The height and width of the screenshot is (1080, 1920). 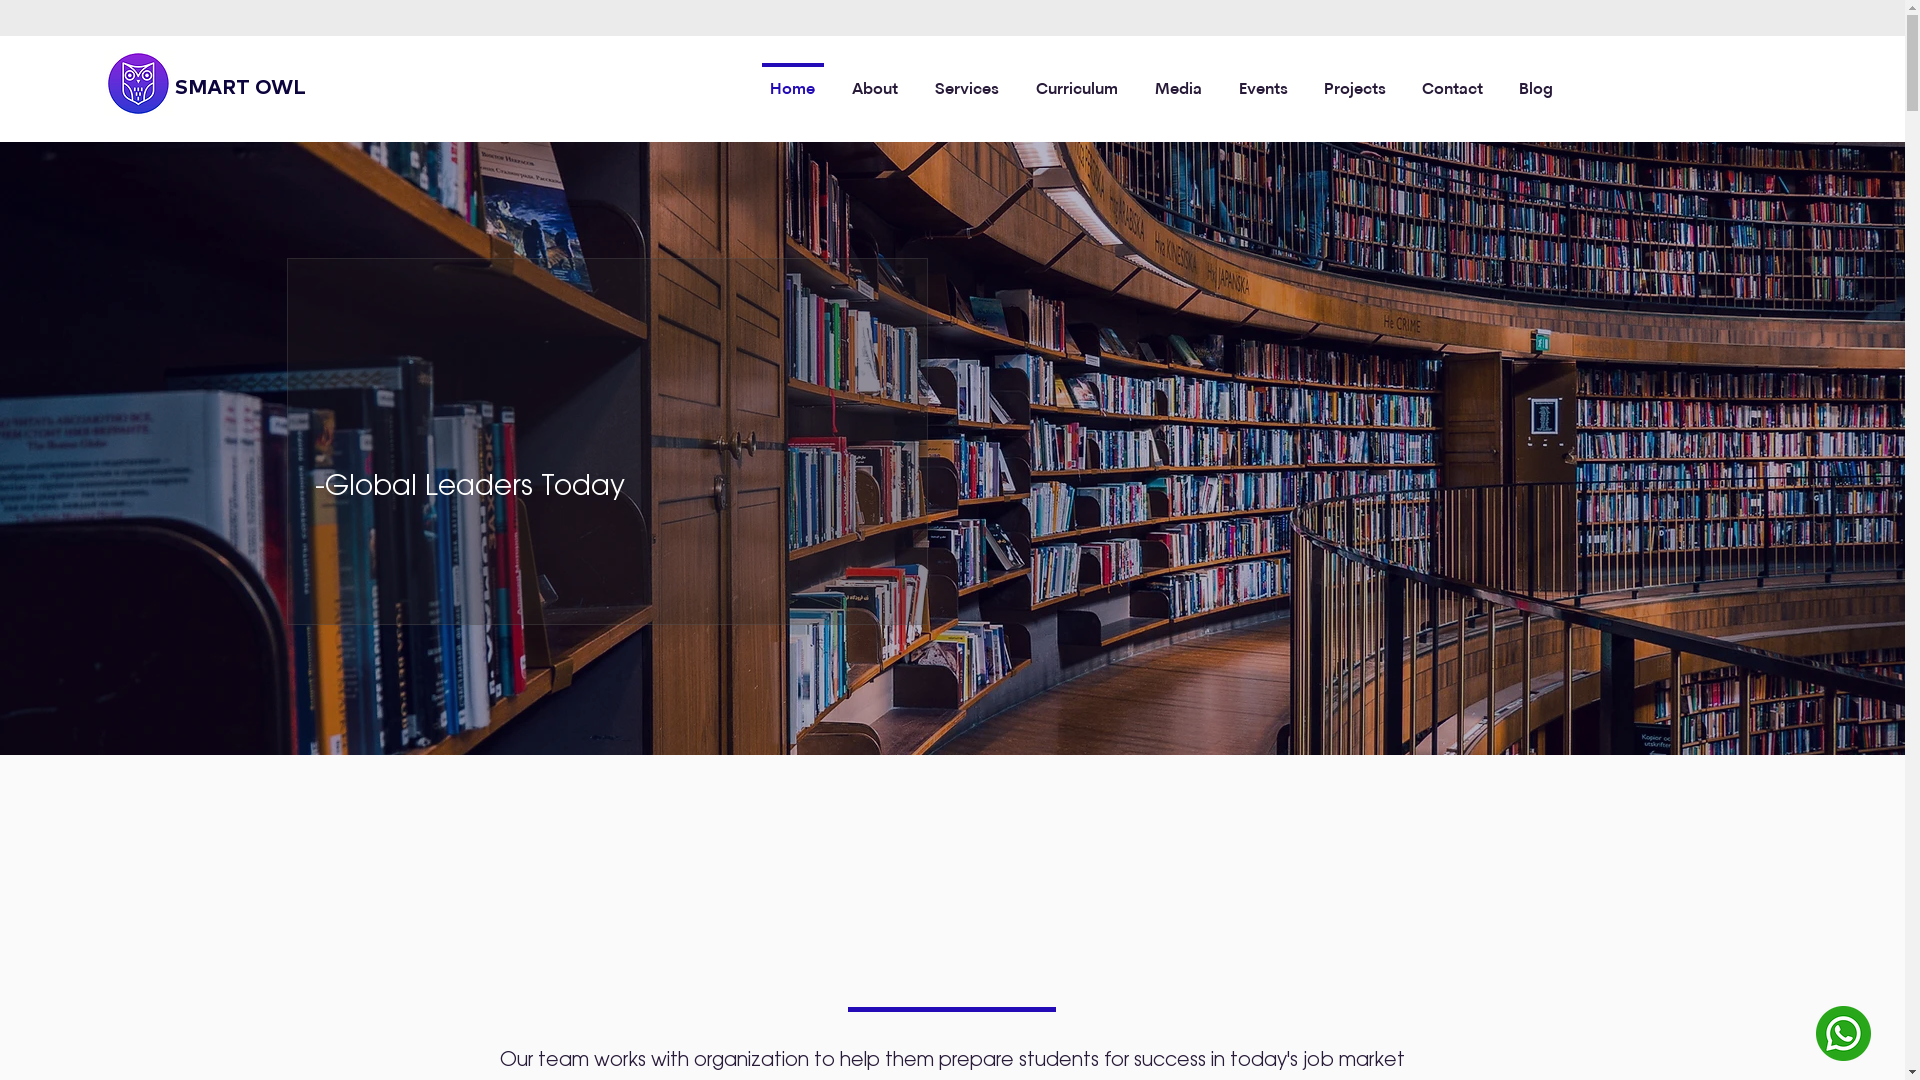 I want to click on 'Services', so click(x=967, y=80).